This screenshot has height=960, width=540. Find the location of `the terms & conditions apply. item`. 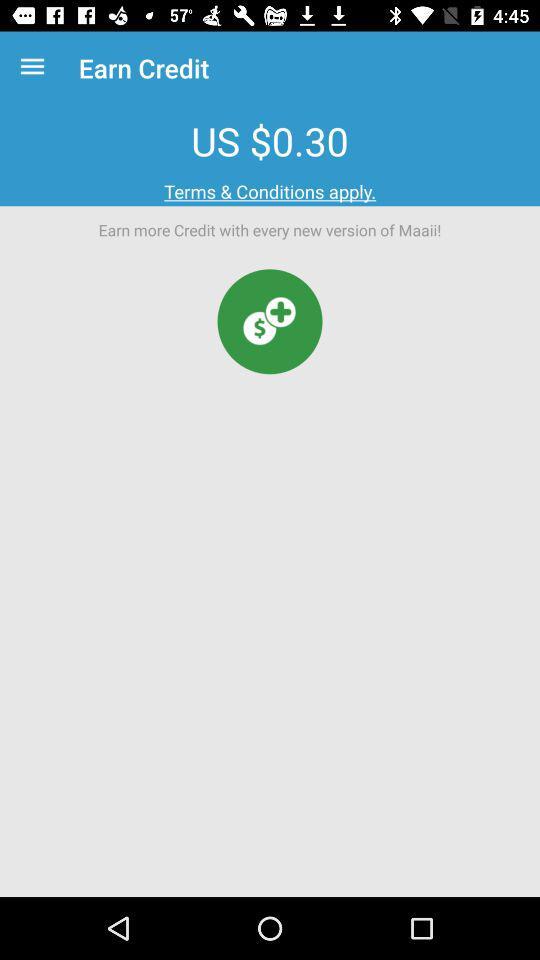

the terms & conditions apply. item is located at coordinates (270, 191).